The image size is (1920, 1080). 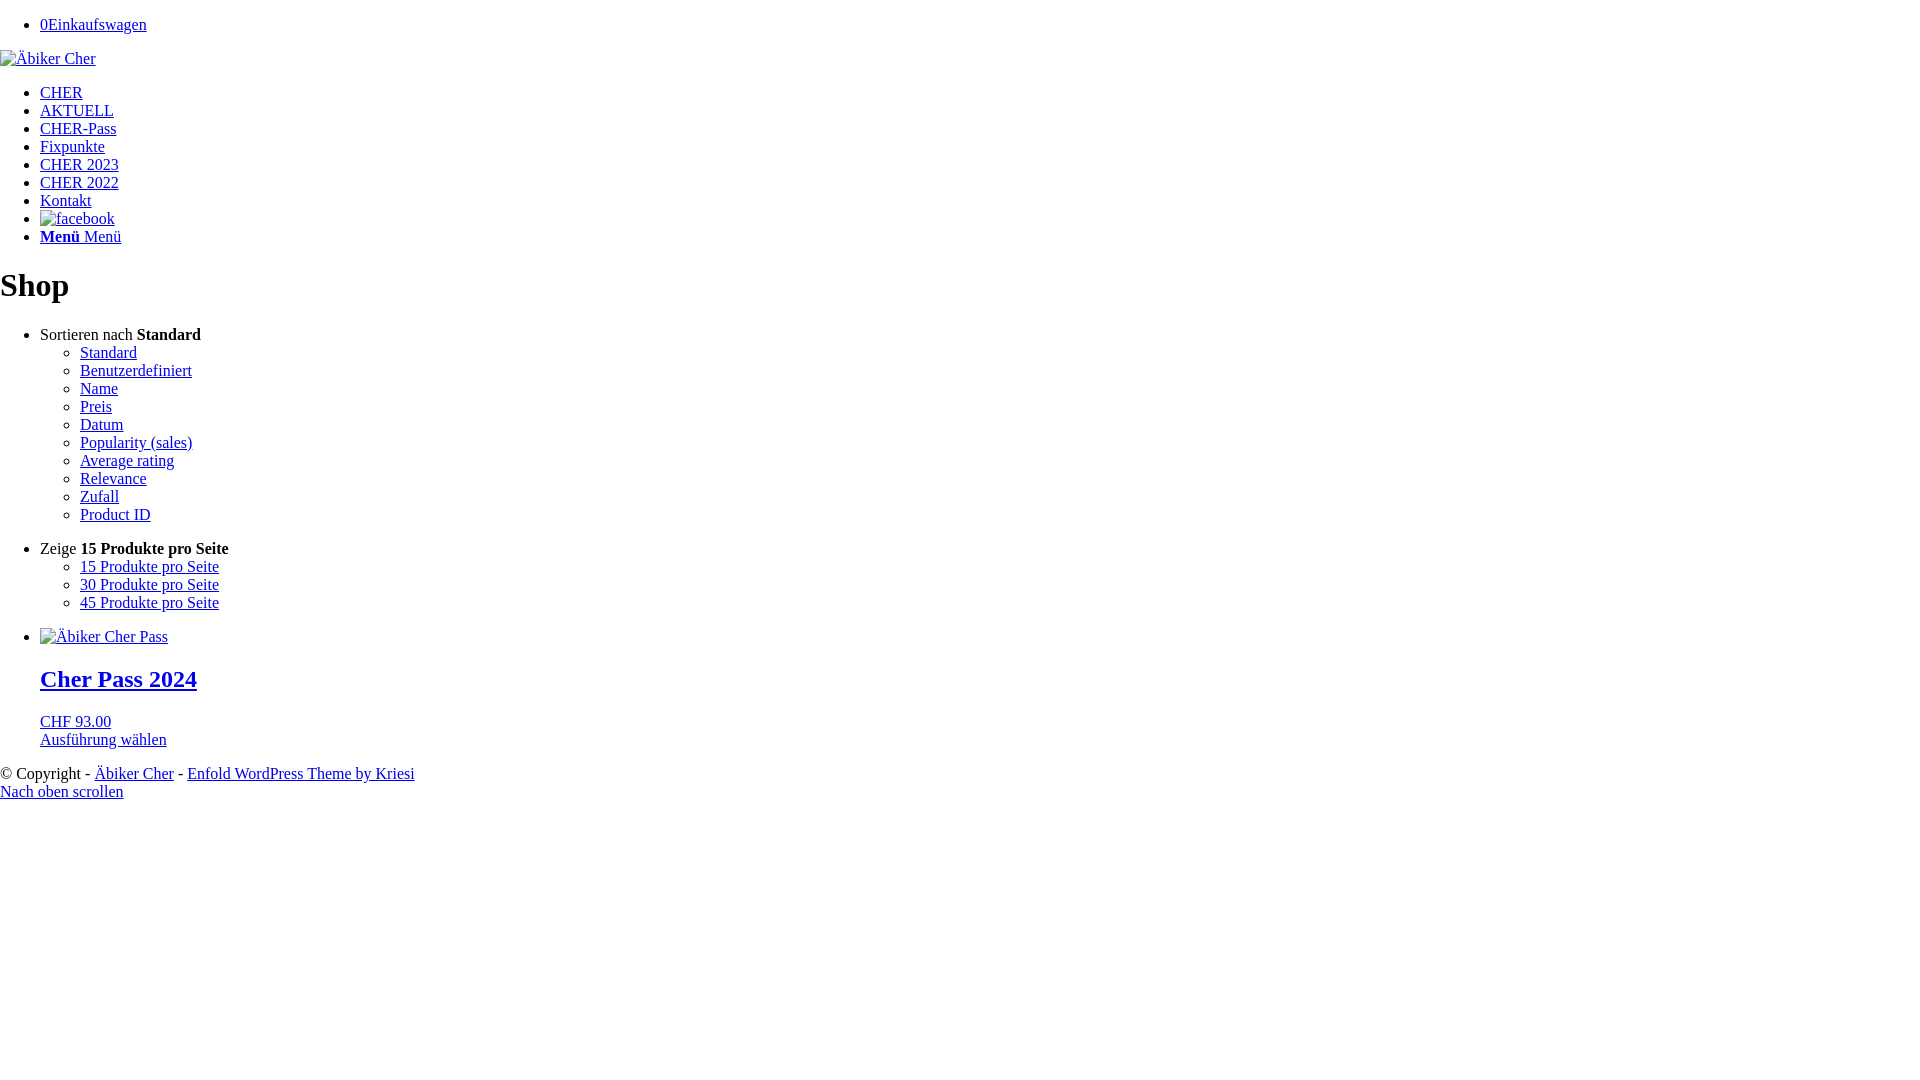 I want to click on 'Preis', so click(x=95, y=405).